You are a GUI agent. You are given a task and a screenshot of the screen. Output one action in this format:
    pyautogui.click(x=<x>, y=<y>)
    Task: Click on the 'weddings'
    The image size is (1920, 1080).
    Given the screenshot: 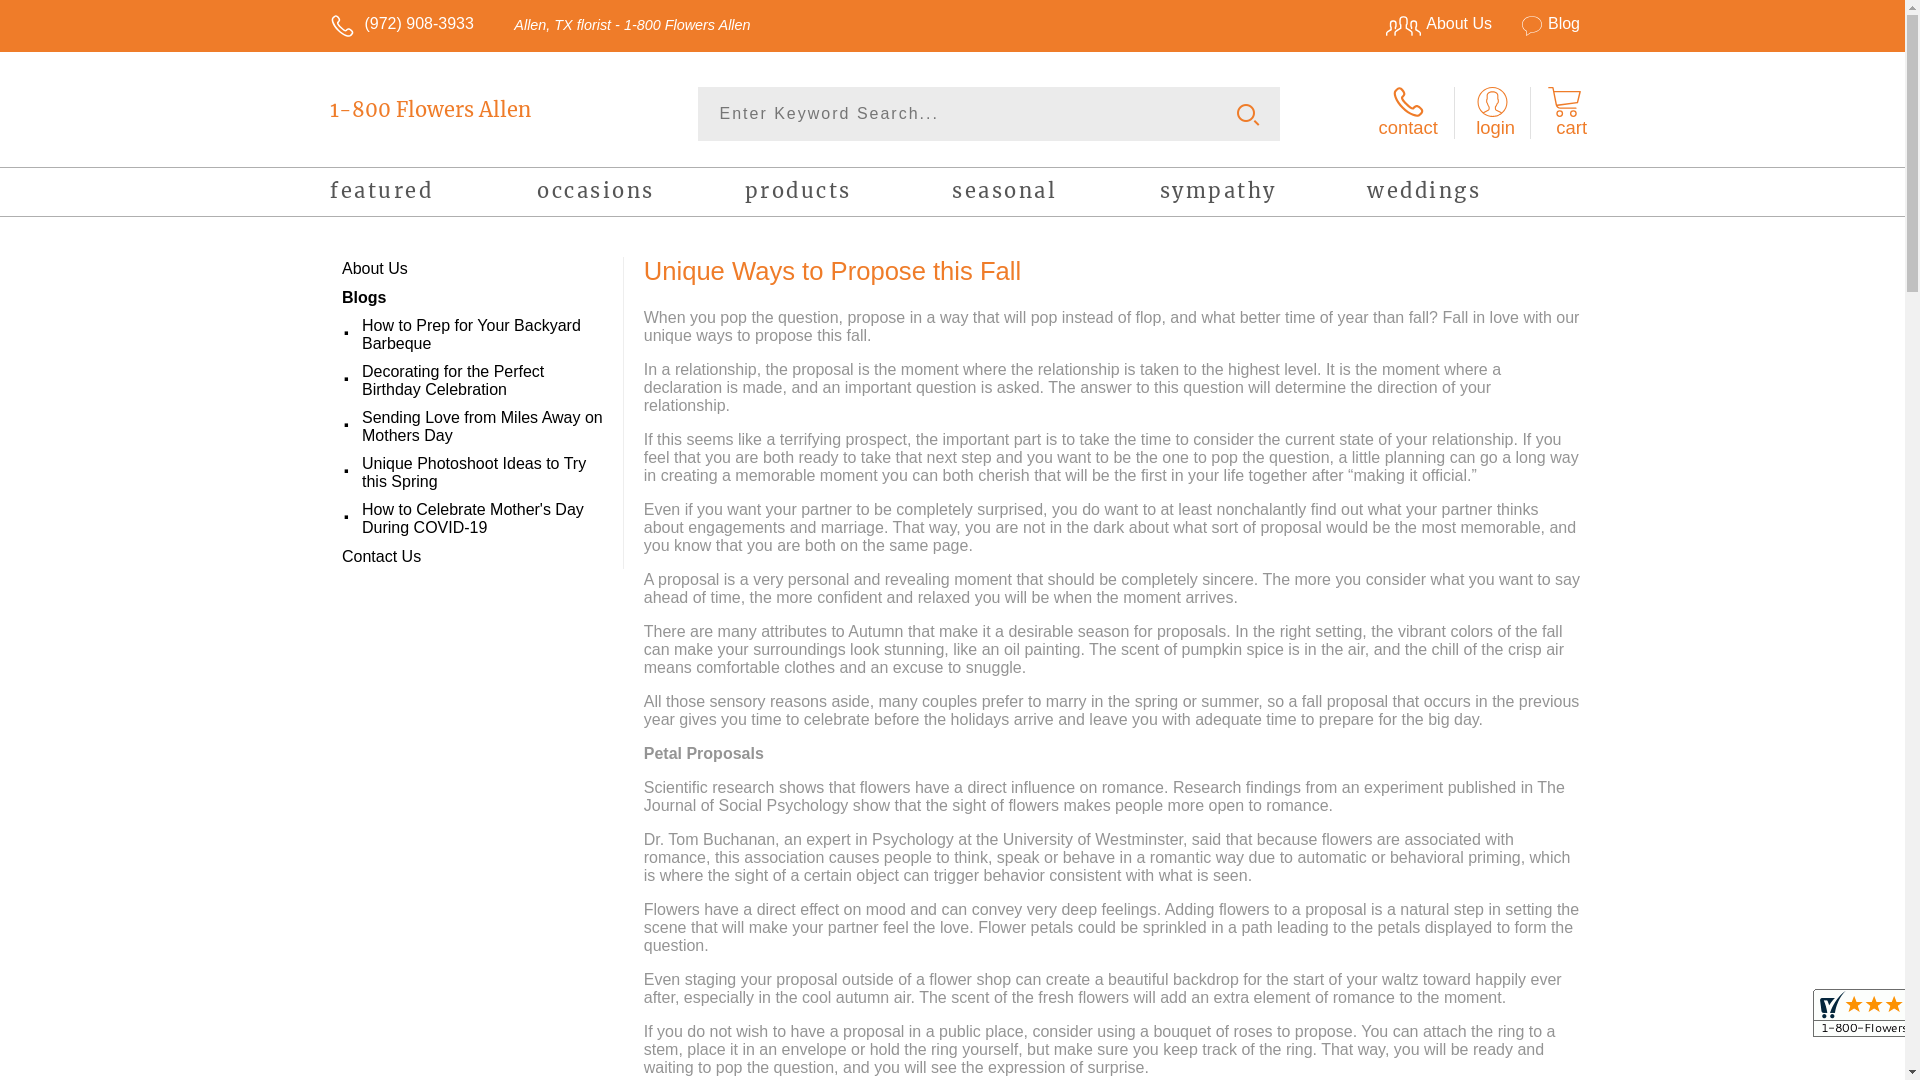 What is the action you would take?
    pyautogui.click(x=1470, y=194)
    